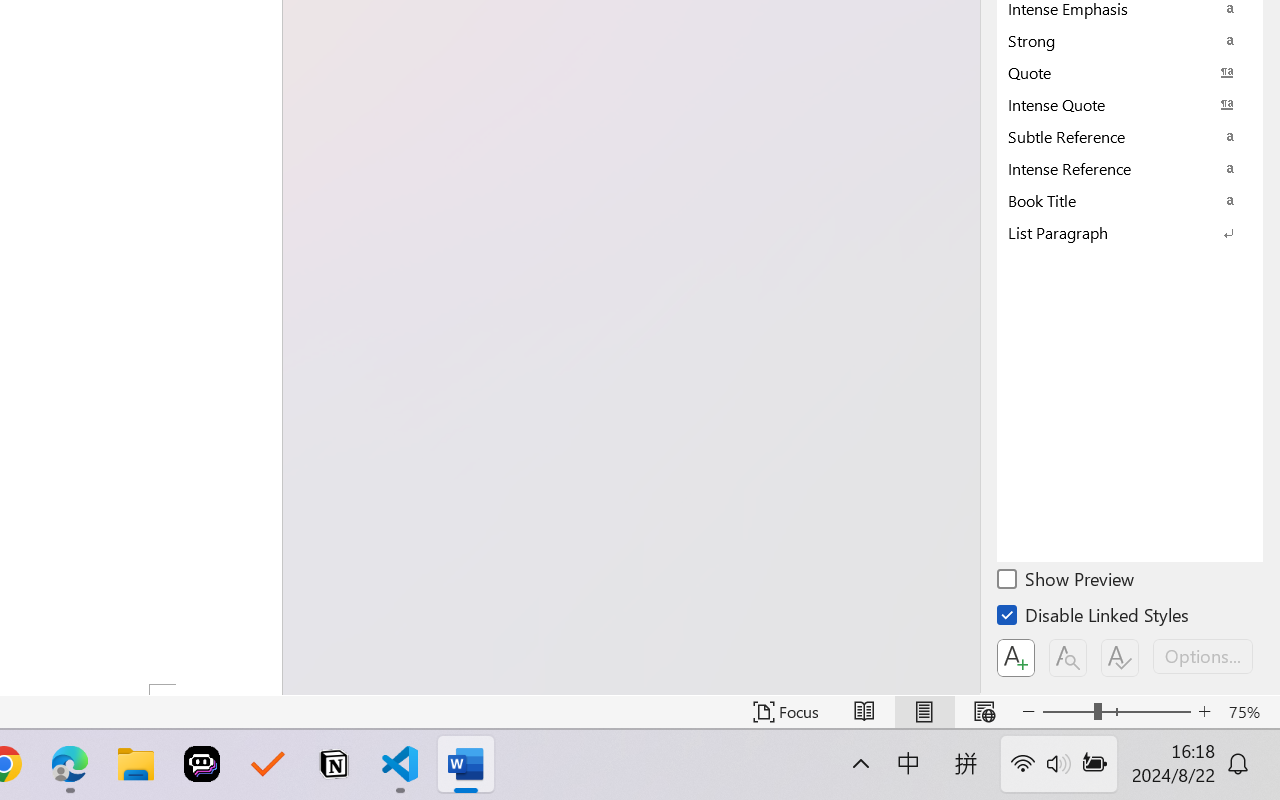 The width and height of the screenshot is (1280, 800). I want to click on 'Class: NetUIButton', so click(1120, 657).